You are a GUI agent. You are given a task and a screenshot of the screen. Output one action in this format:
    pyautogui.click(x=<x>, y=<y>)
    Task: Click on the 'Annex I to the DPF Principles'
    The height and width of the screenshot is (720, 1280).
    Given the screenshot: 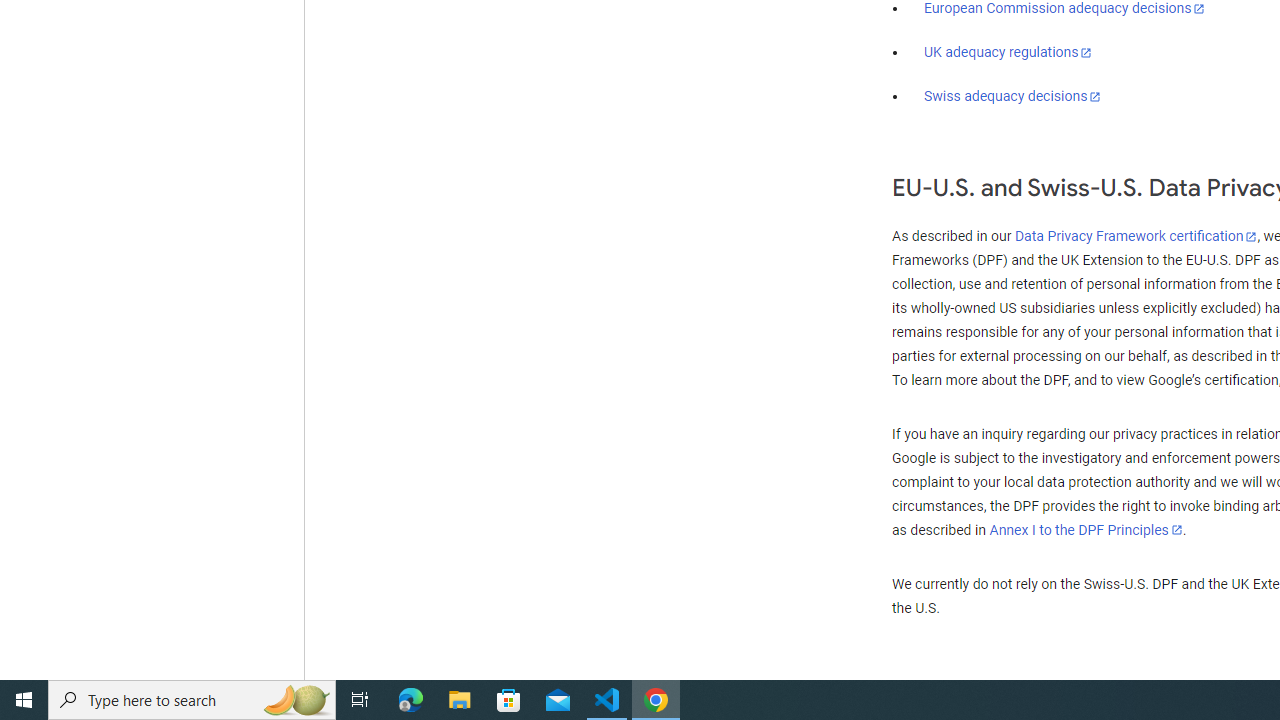 What is the action you would take?
    pyautogui.click(x=1085, y=529)
    